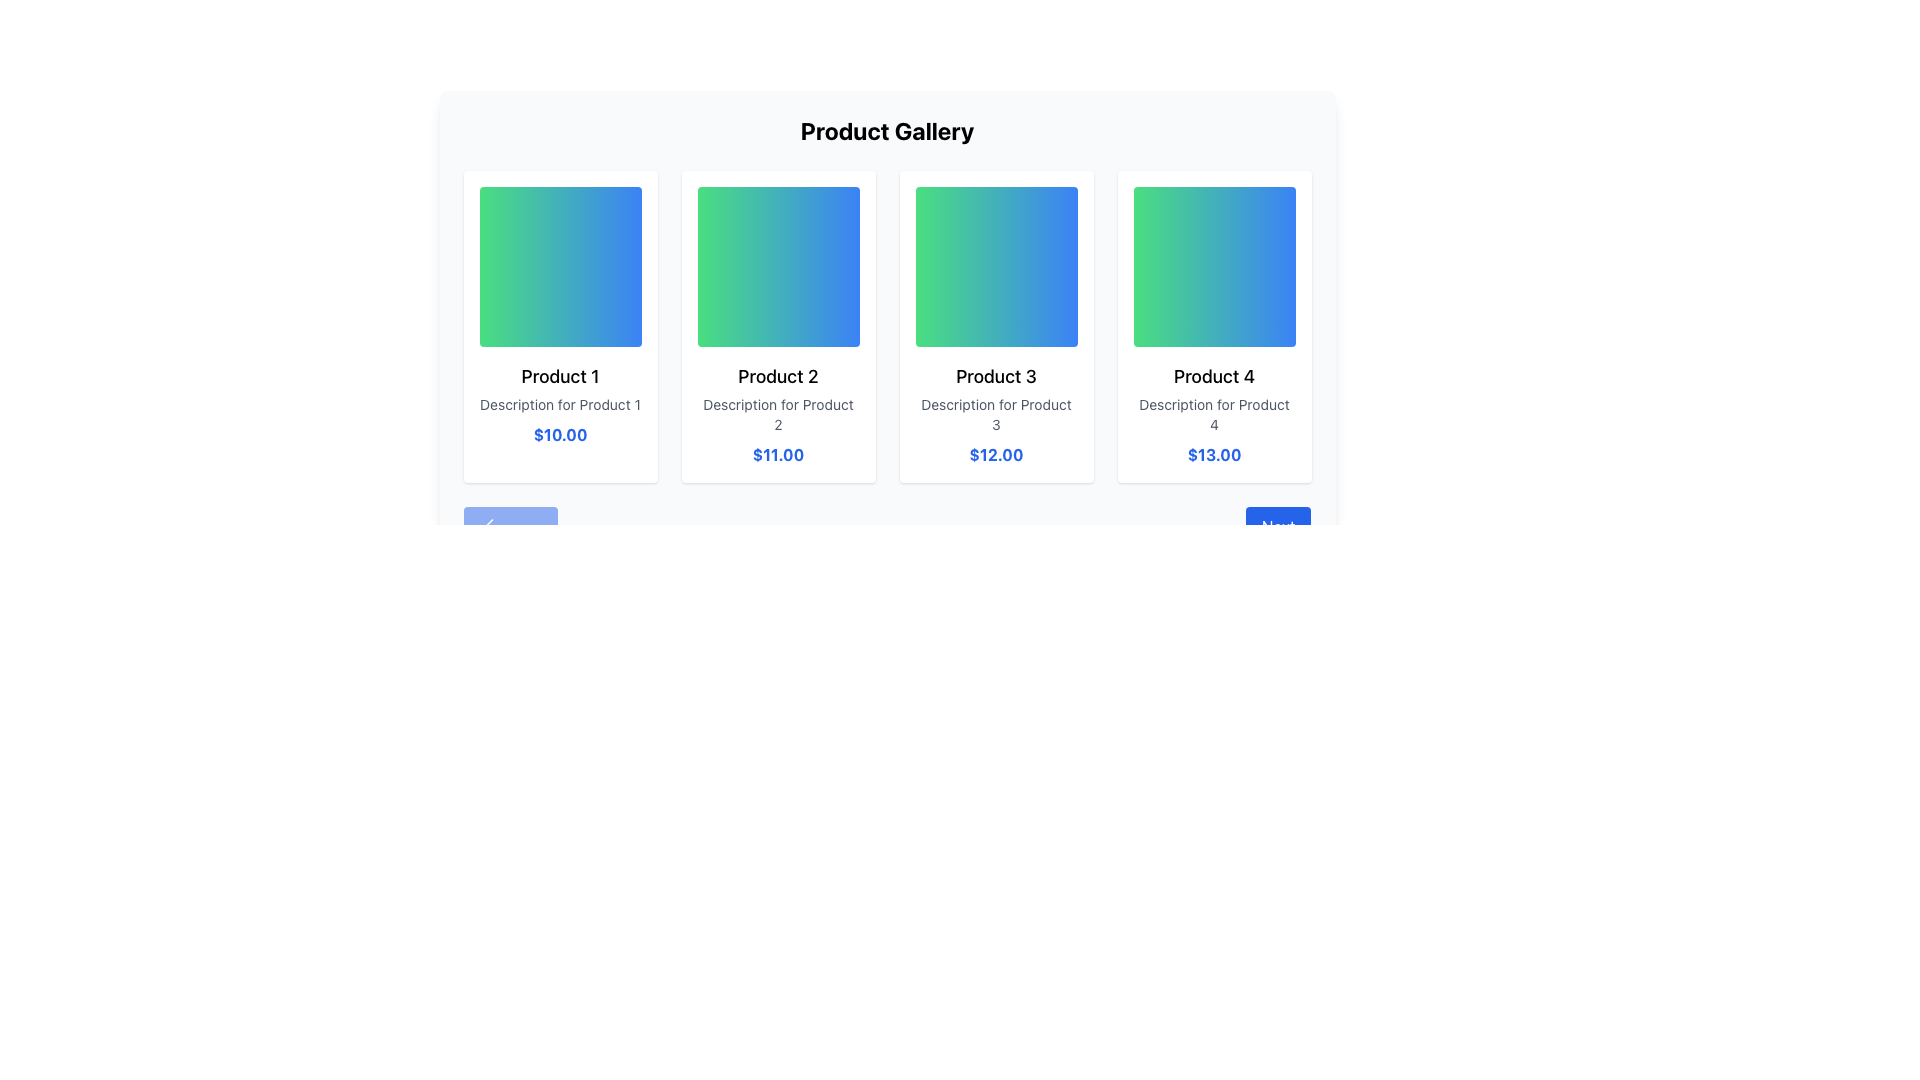 The width and height of the screenshot is (1920, 1080). What do you see at coordinates (777, 265) in the screenshot?
I see `the non-interactive gradient panel that transitions from green to blue, located at the top section of the card for 'Product 2'` at bounding box center [777, 265].